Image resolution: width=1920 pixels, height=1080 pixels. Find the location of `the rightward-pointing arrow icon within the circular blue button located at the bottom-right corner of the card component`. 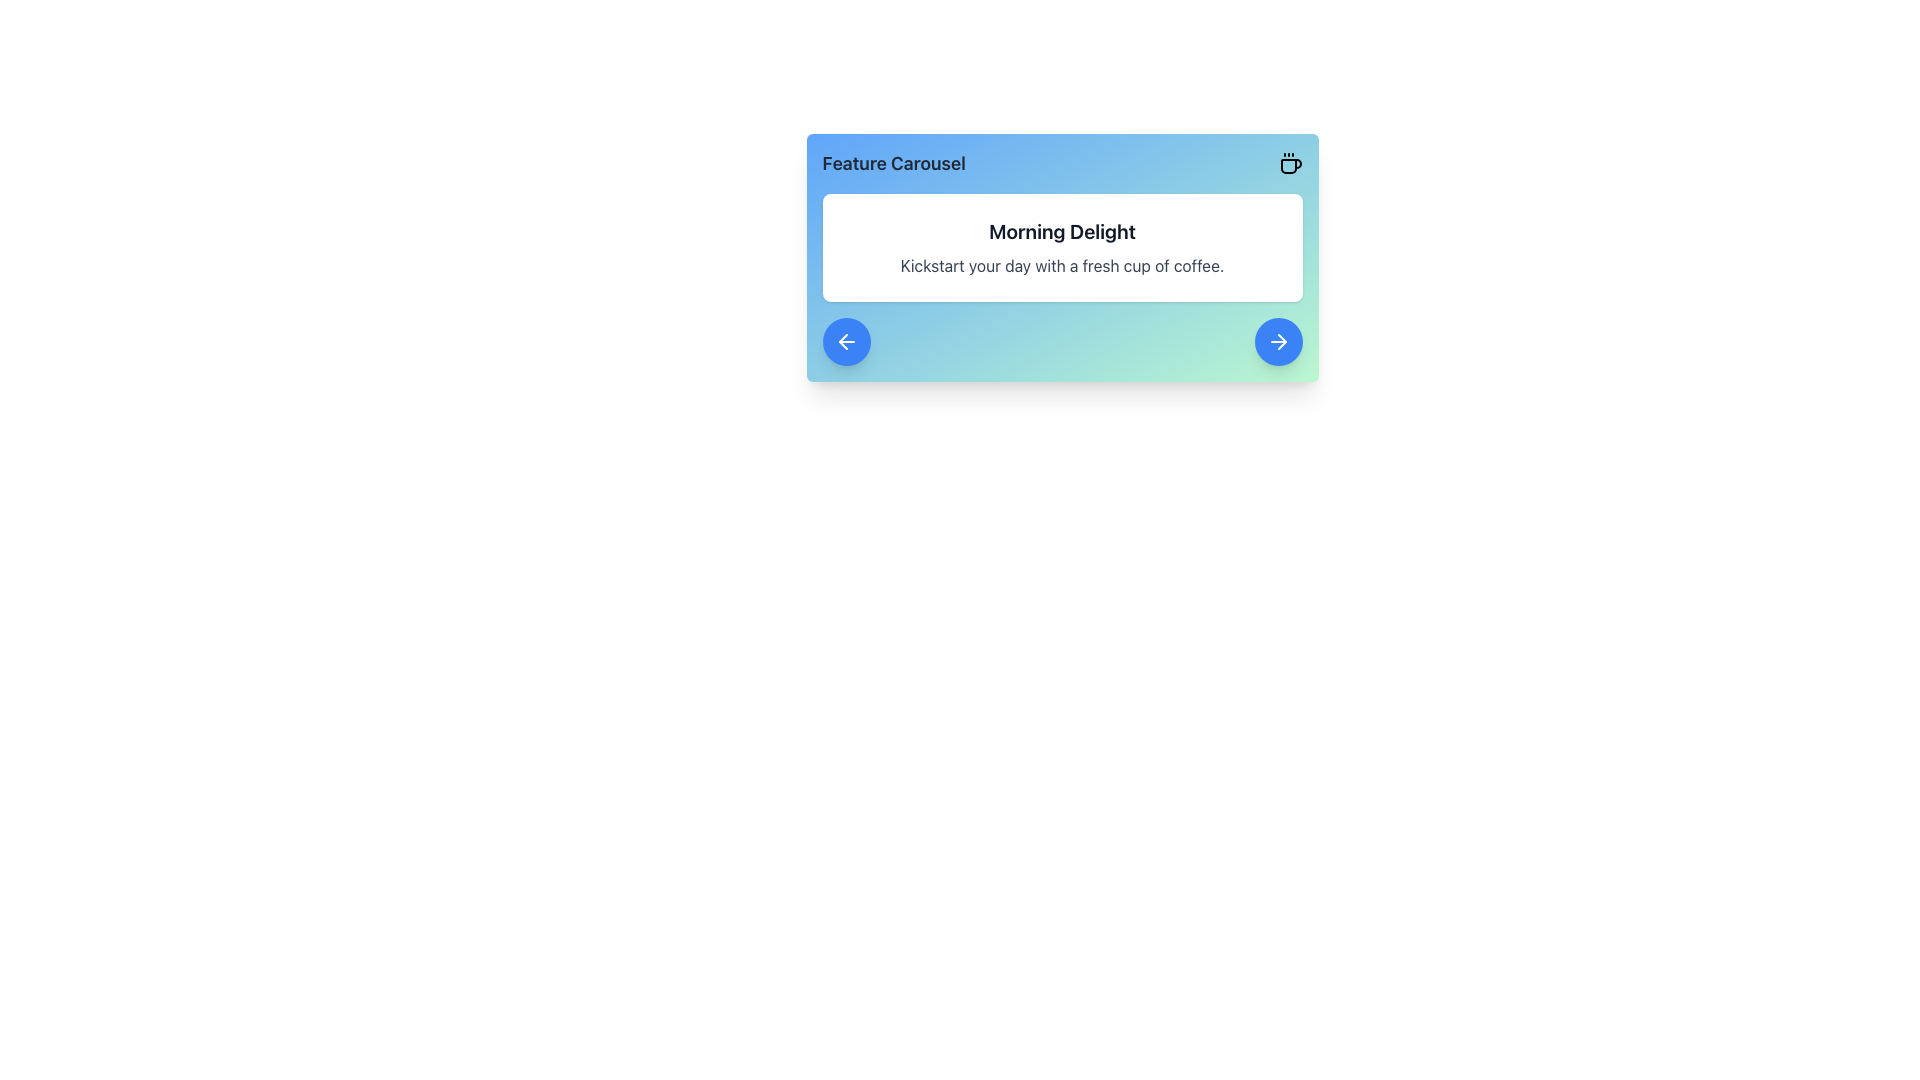

the rightward-pointing arrow icon within the circular blue button located at the bottom-right corner of the card component is located at coordinates (1277, 341).